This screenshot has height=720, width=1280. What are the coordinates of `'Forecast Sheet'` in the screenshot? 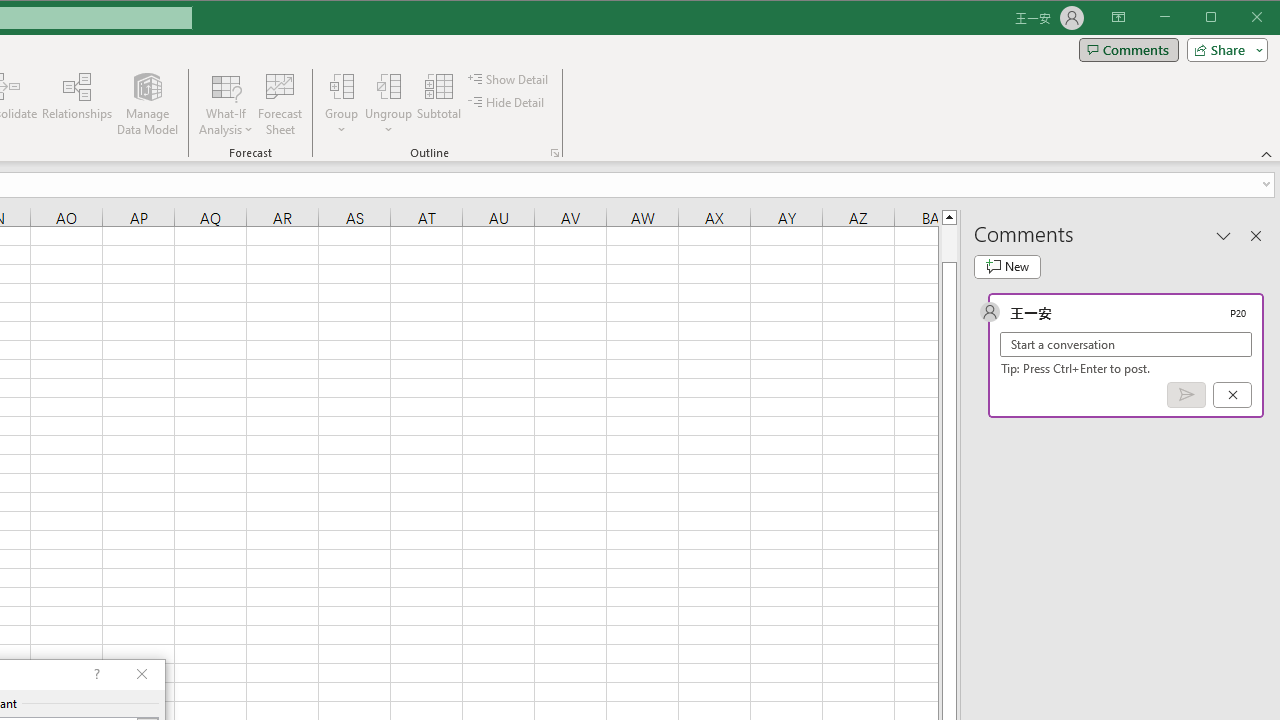 It's located at (279, 104).